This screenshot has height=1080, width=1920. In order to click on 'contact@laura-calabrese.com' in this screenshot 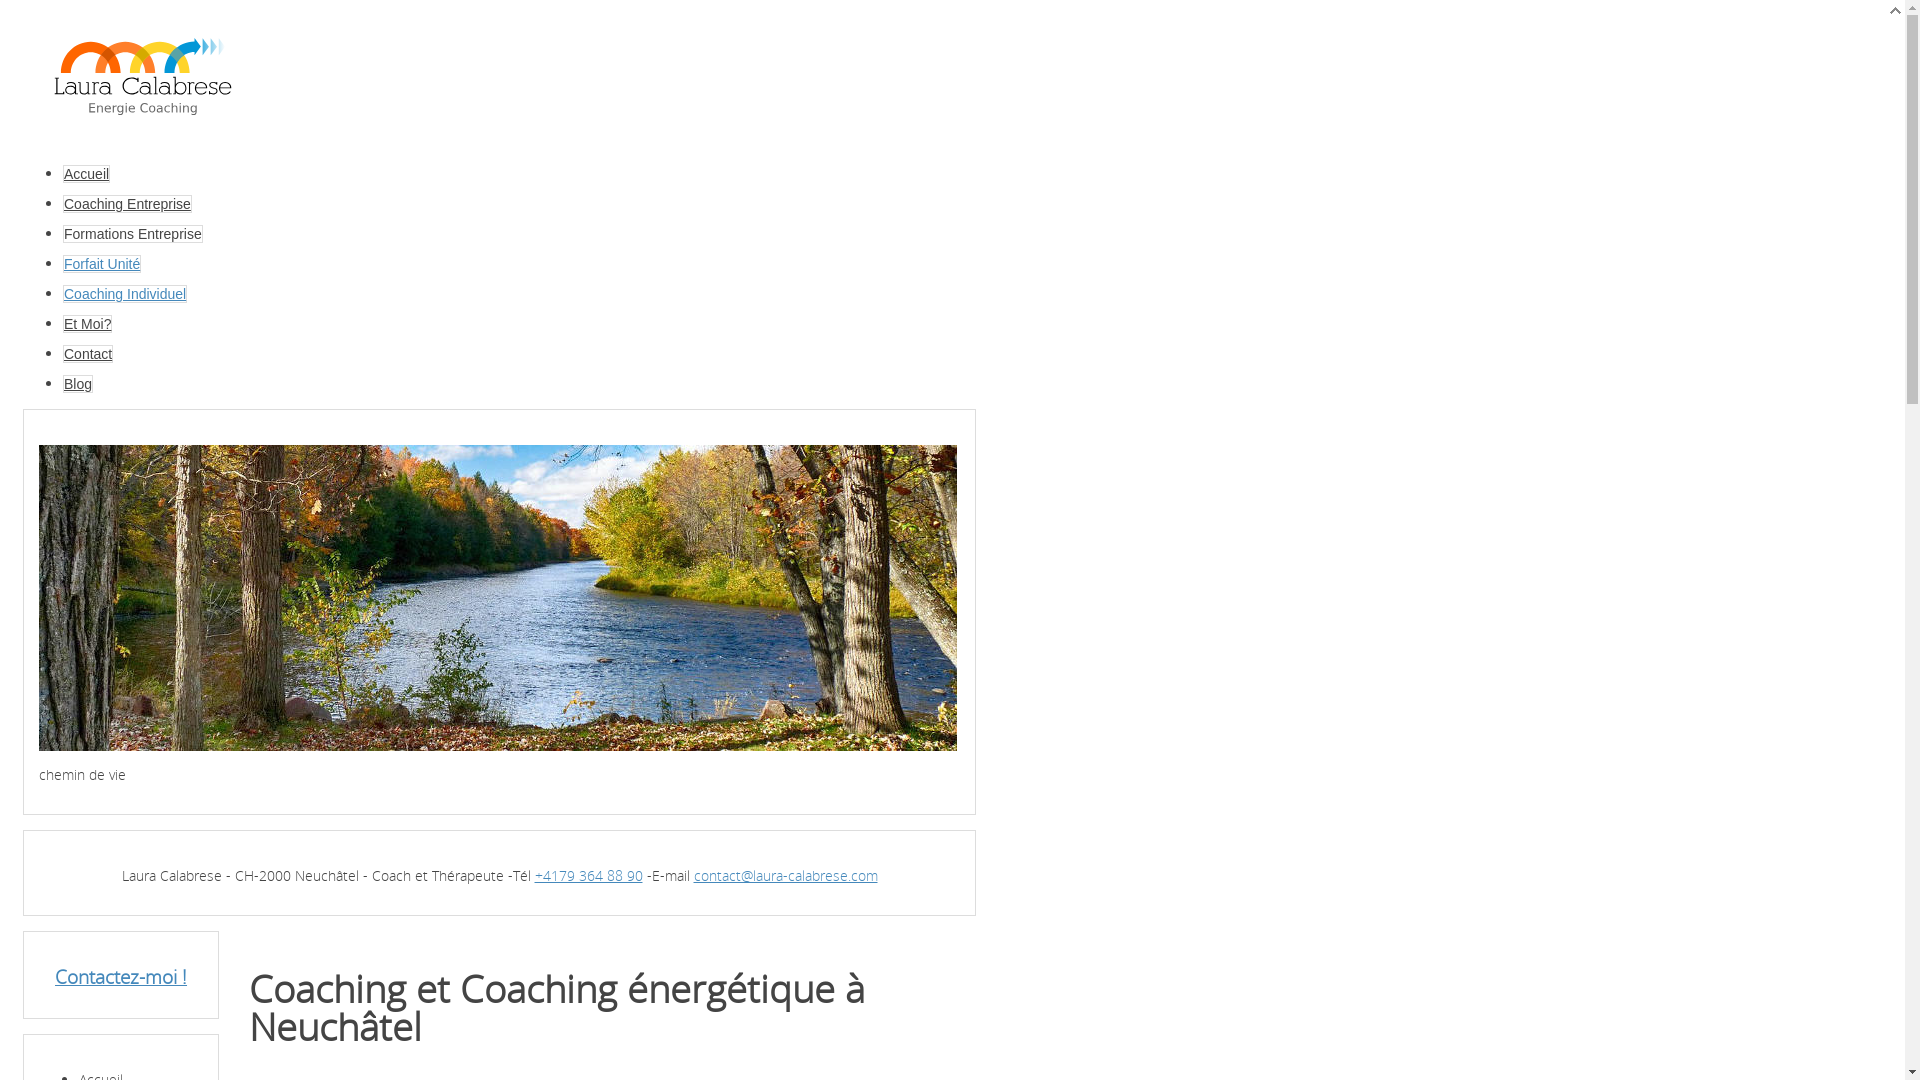, I will do `click(785, 874)`.